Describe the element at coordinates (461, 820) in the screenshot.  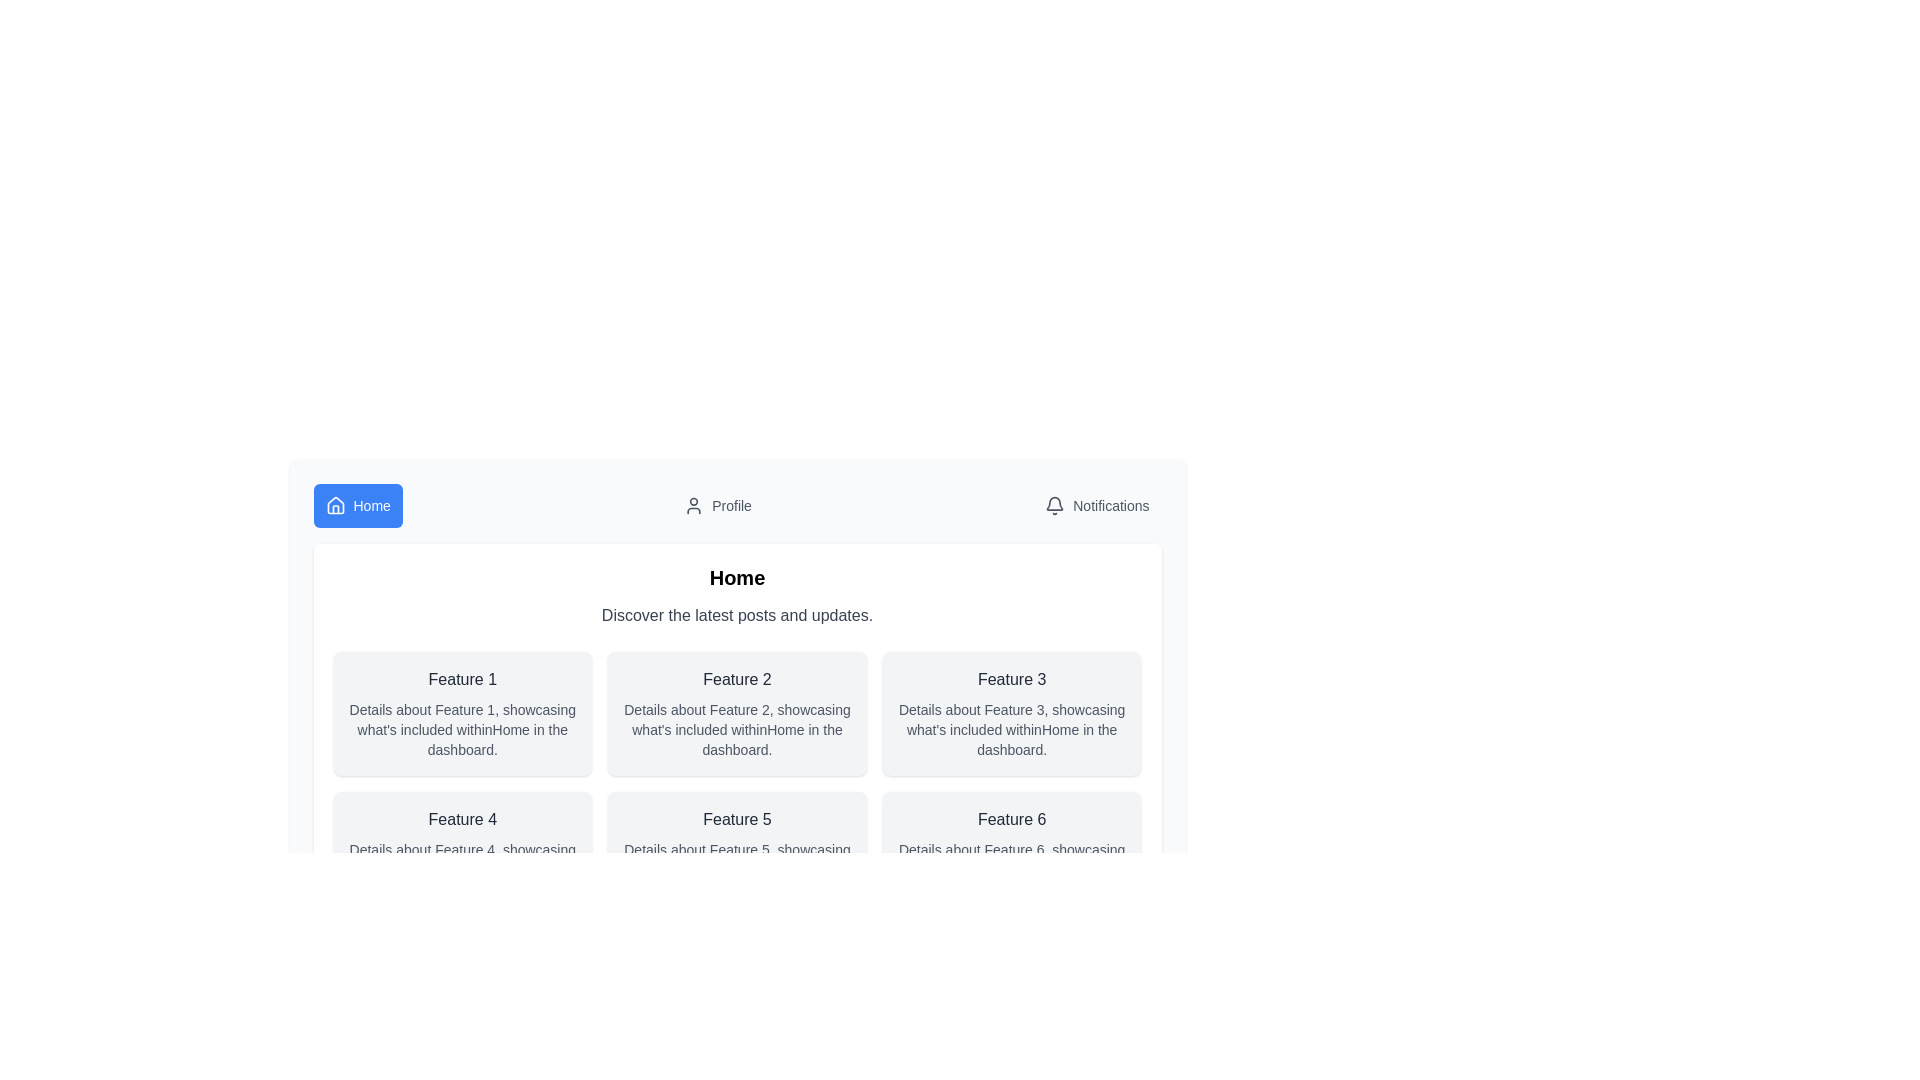
I see `the Text label that serves as a title or header for the content described below it, located in the bottom left portion of the grid layout` at that location.